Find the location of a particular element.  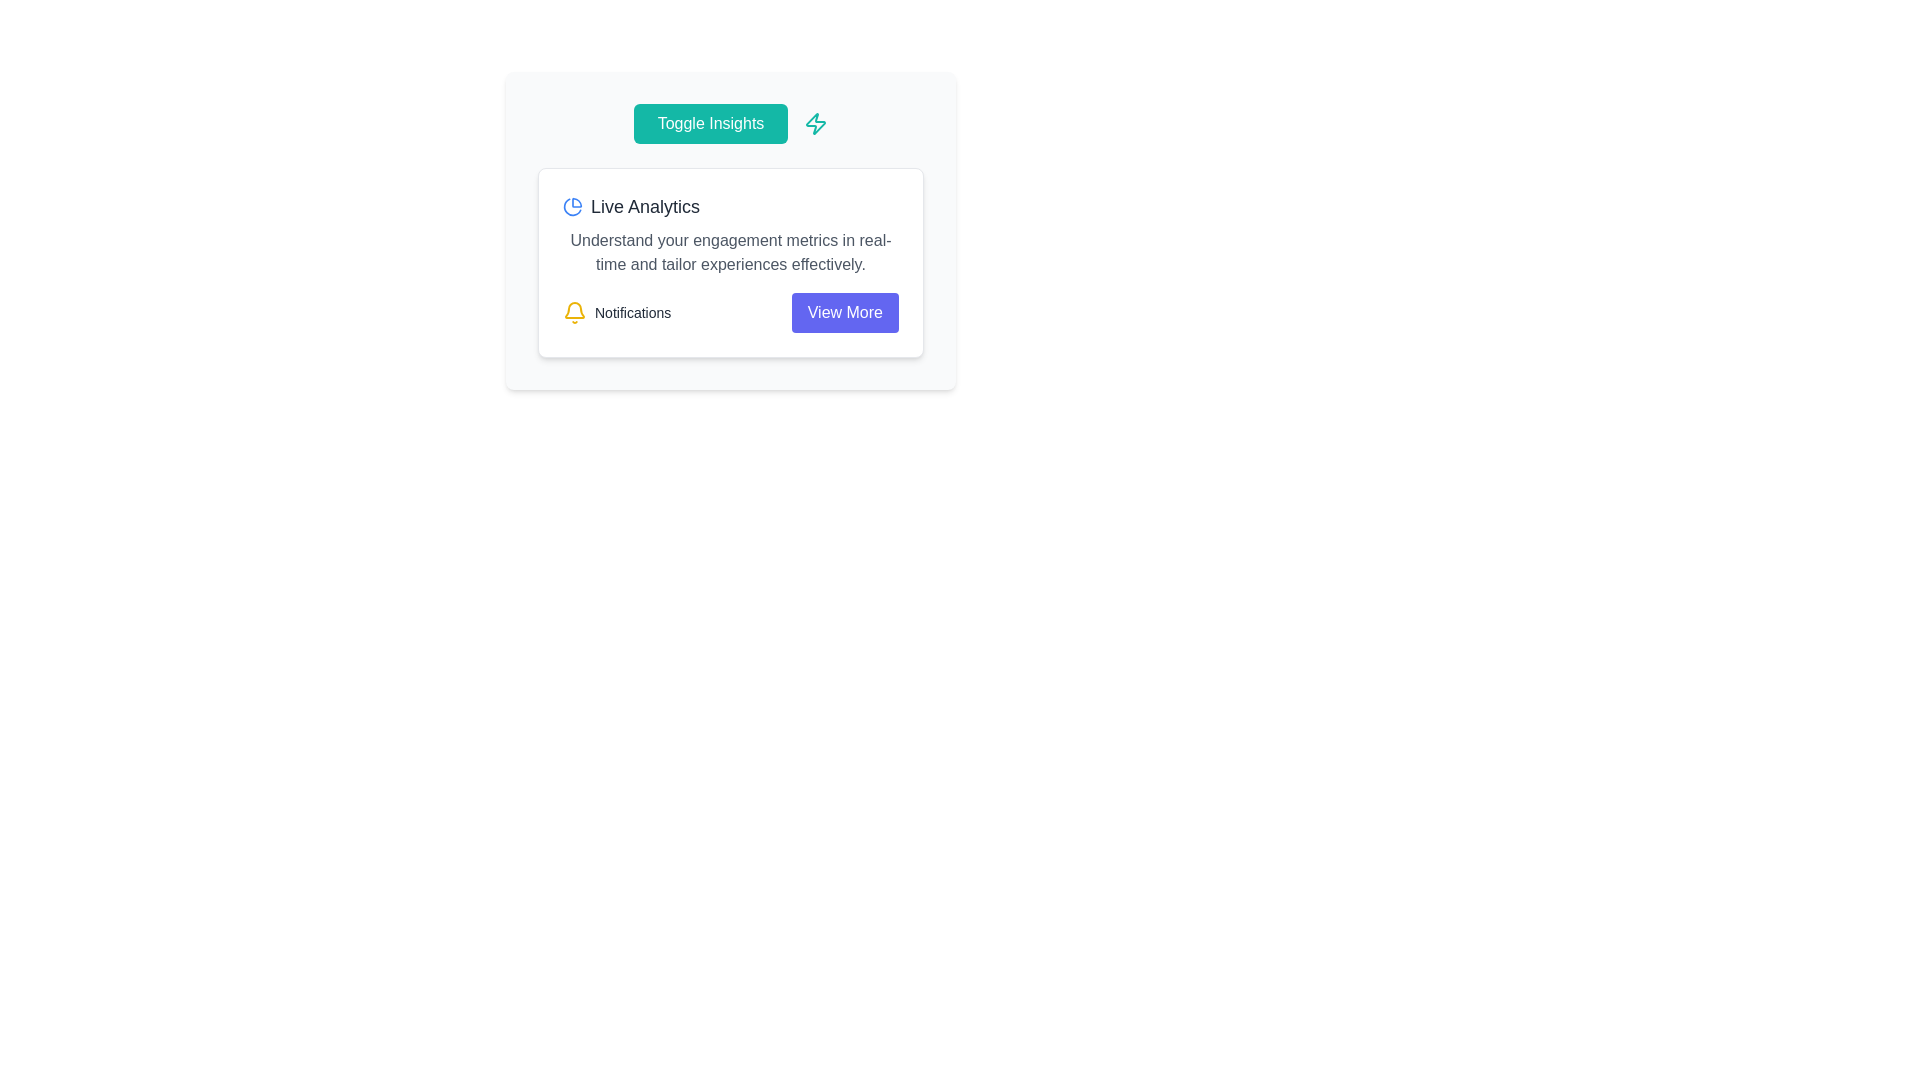

the teal lightning bolt icon located beside the 'Toggle Insights' button is located at coordinates (816, 123).